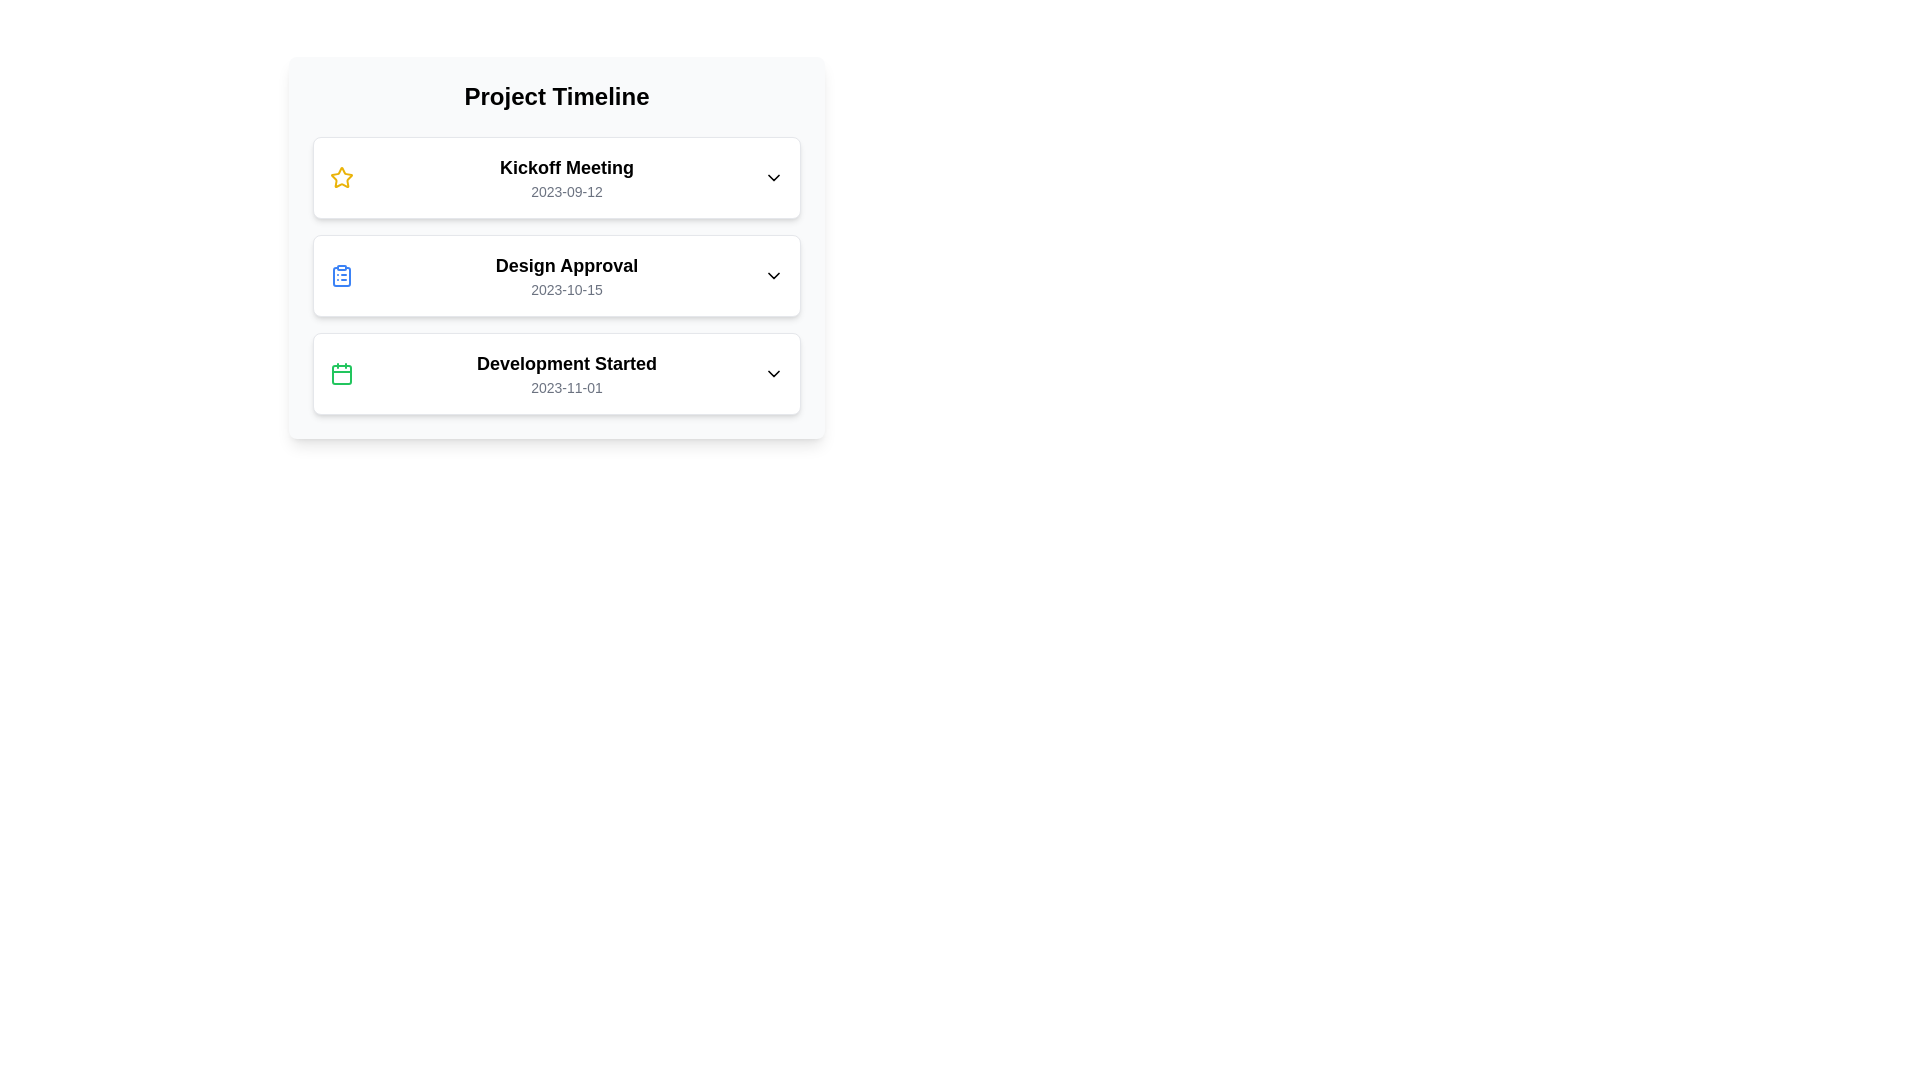  Describe the element at coordinates (565, 388) in the screenshot. I see `the text label displaying '2023-11-01' located below the heading 'Development Started' in the timeline section` at that location.